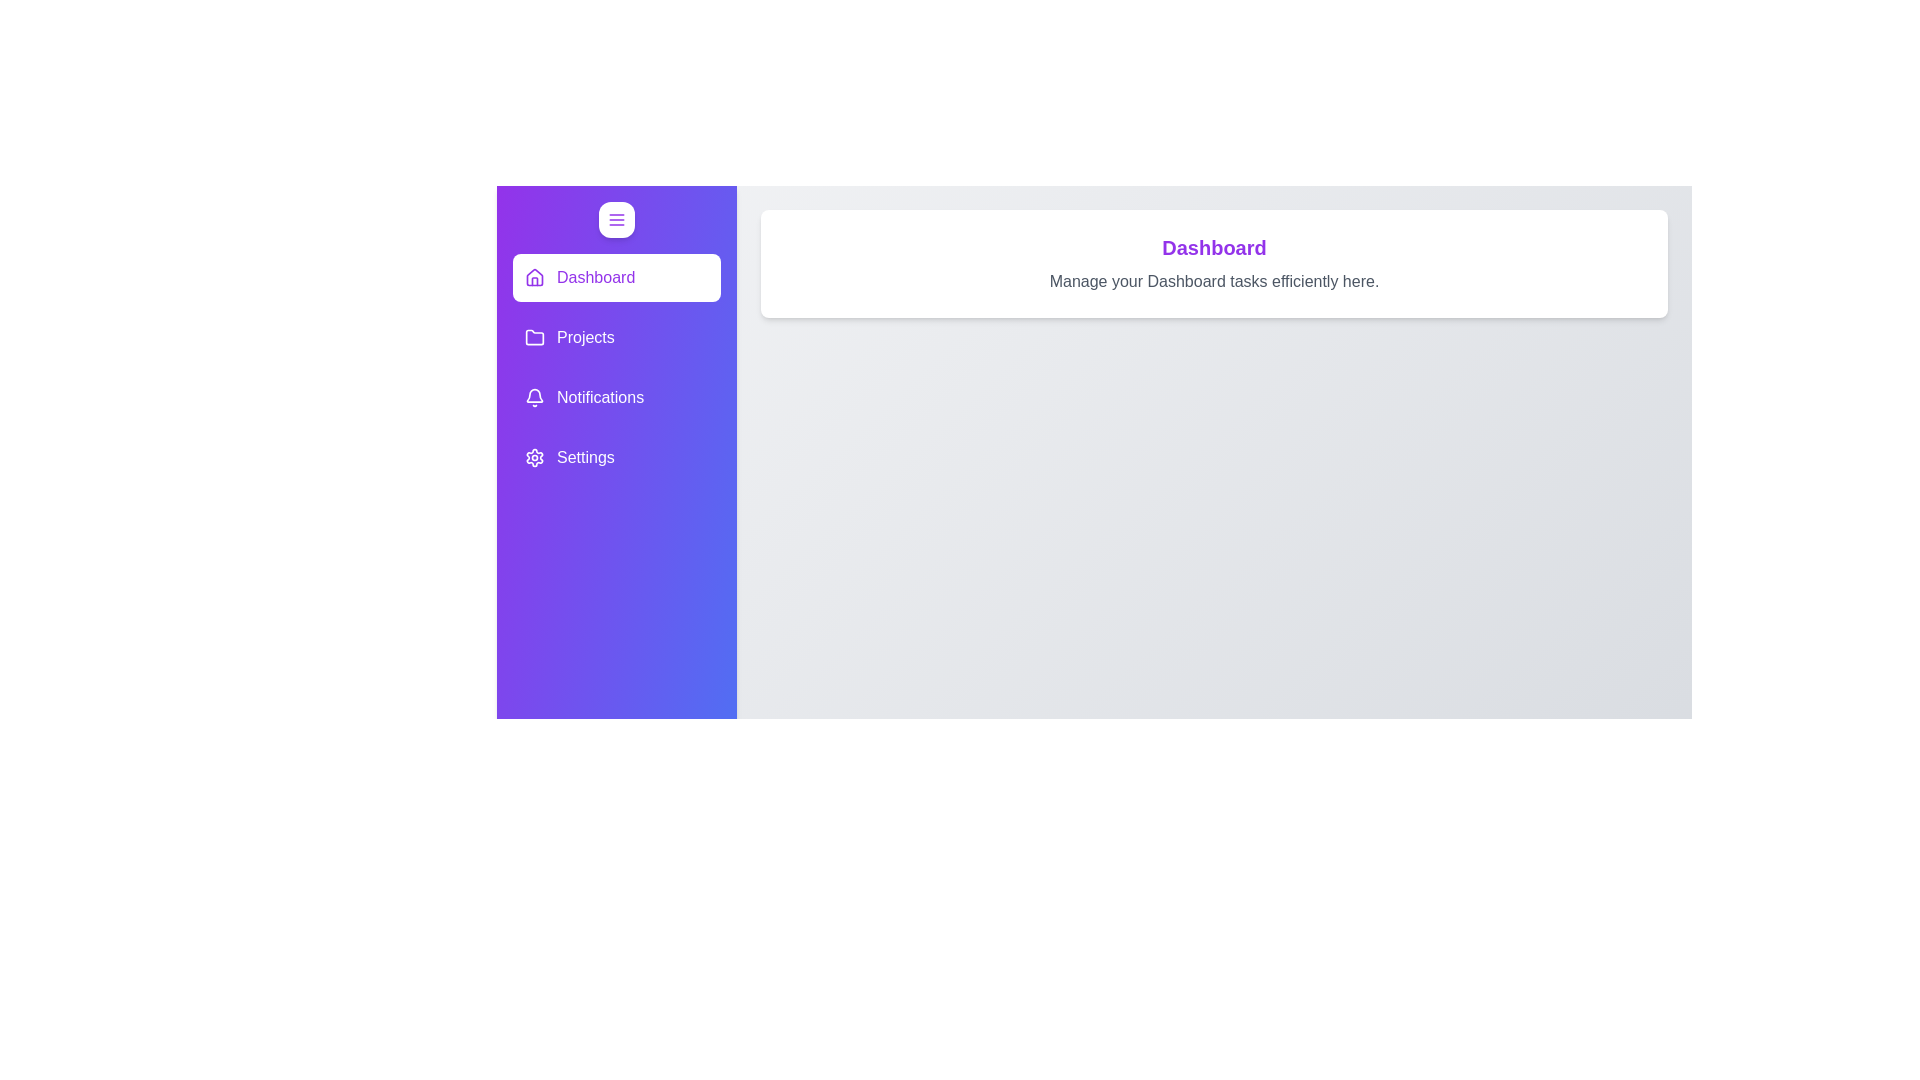 The height and width of the screenshot is (1080, 1920). What do you see at coordinates (616, 277) in the screenshot?
I see `the element labeled Dashboard to observe its hover effects` at bounding box center [616, 277].